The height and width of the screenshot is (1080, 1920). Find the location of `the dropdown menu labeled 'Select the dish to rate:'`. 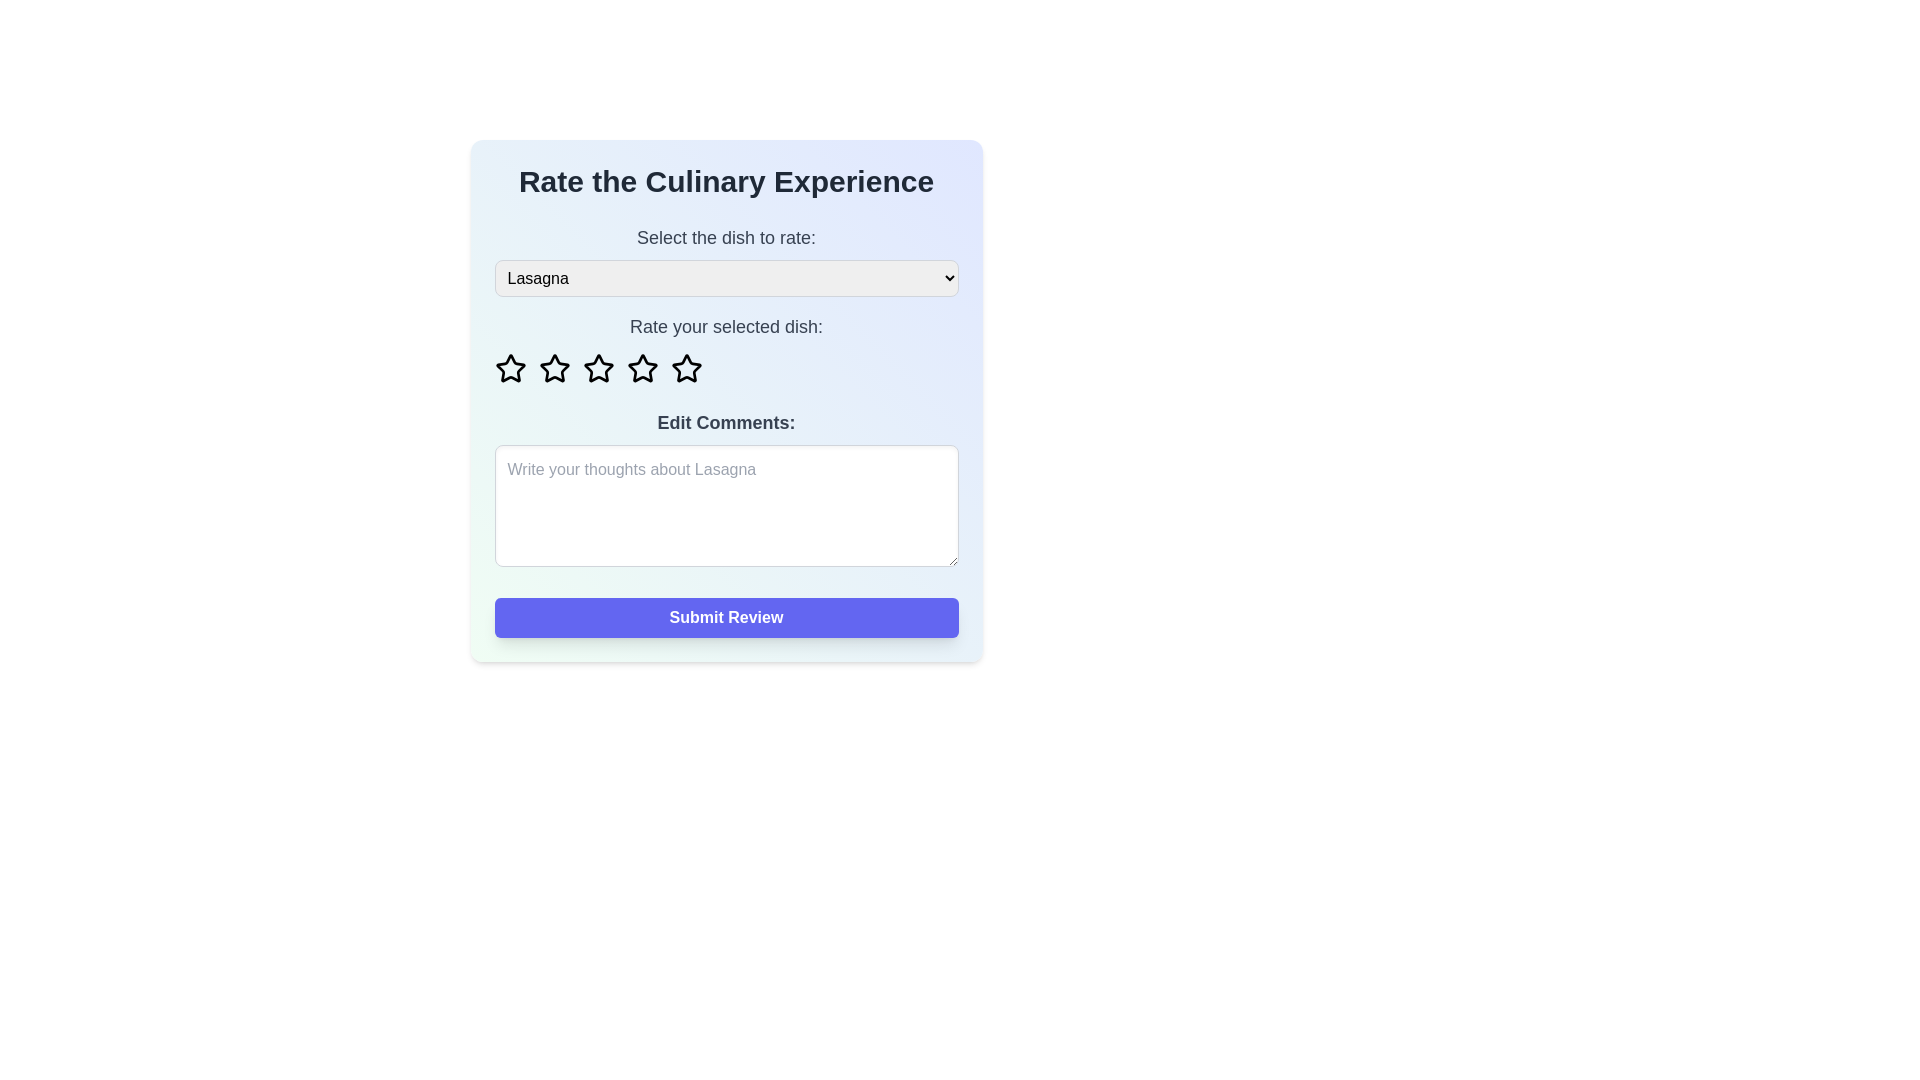

the dropdown menu labeled 'Select the dish to rate:' is located at coordinates (725, 259).